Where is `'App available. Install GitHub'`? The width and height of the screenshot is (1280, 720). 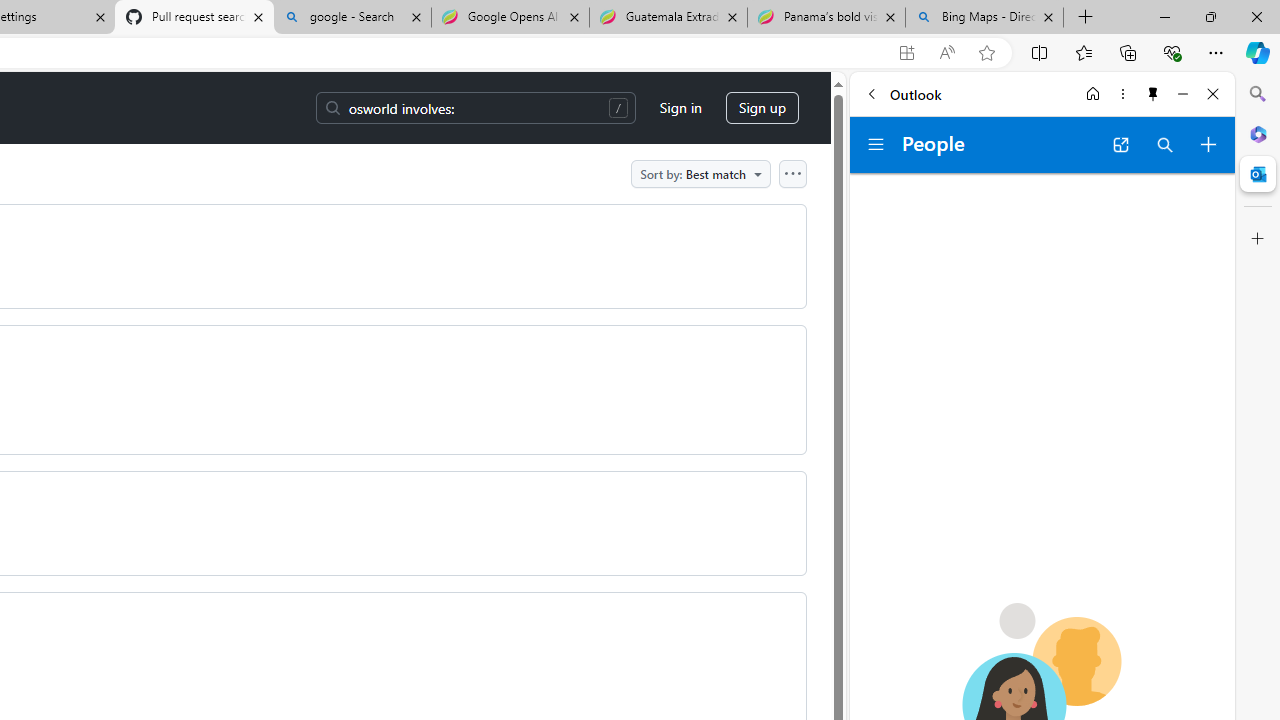
'App available. Install GitHub' is located at coordinates (905, 52).